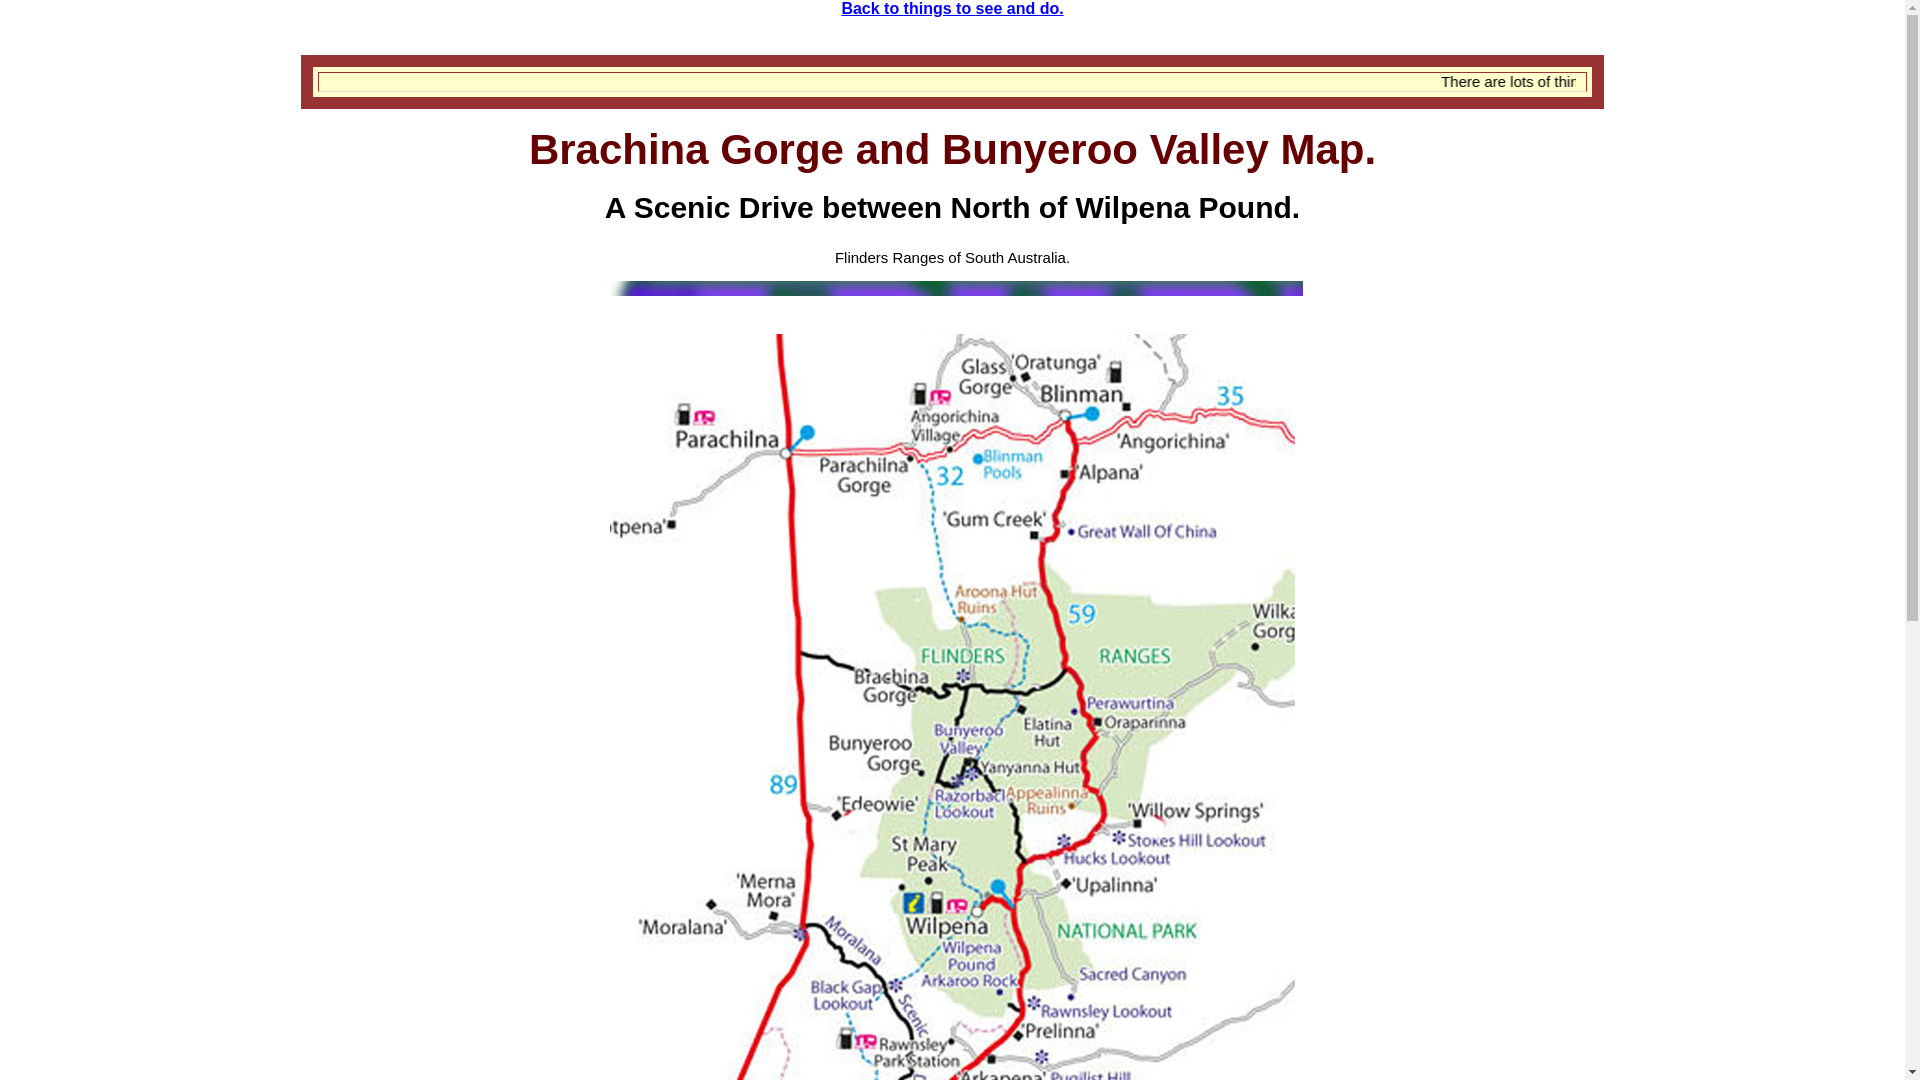 The height and width of the screenshot is (1080, 1920). Describe the element at coordinates (840, 8) in the screenshot. I see `'Back to things to see and do.'` at that location.